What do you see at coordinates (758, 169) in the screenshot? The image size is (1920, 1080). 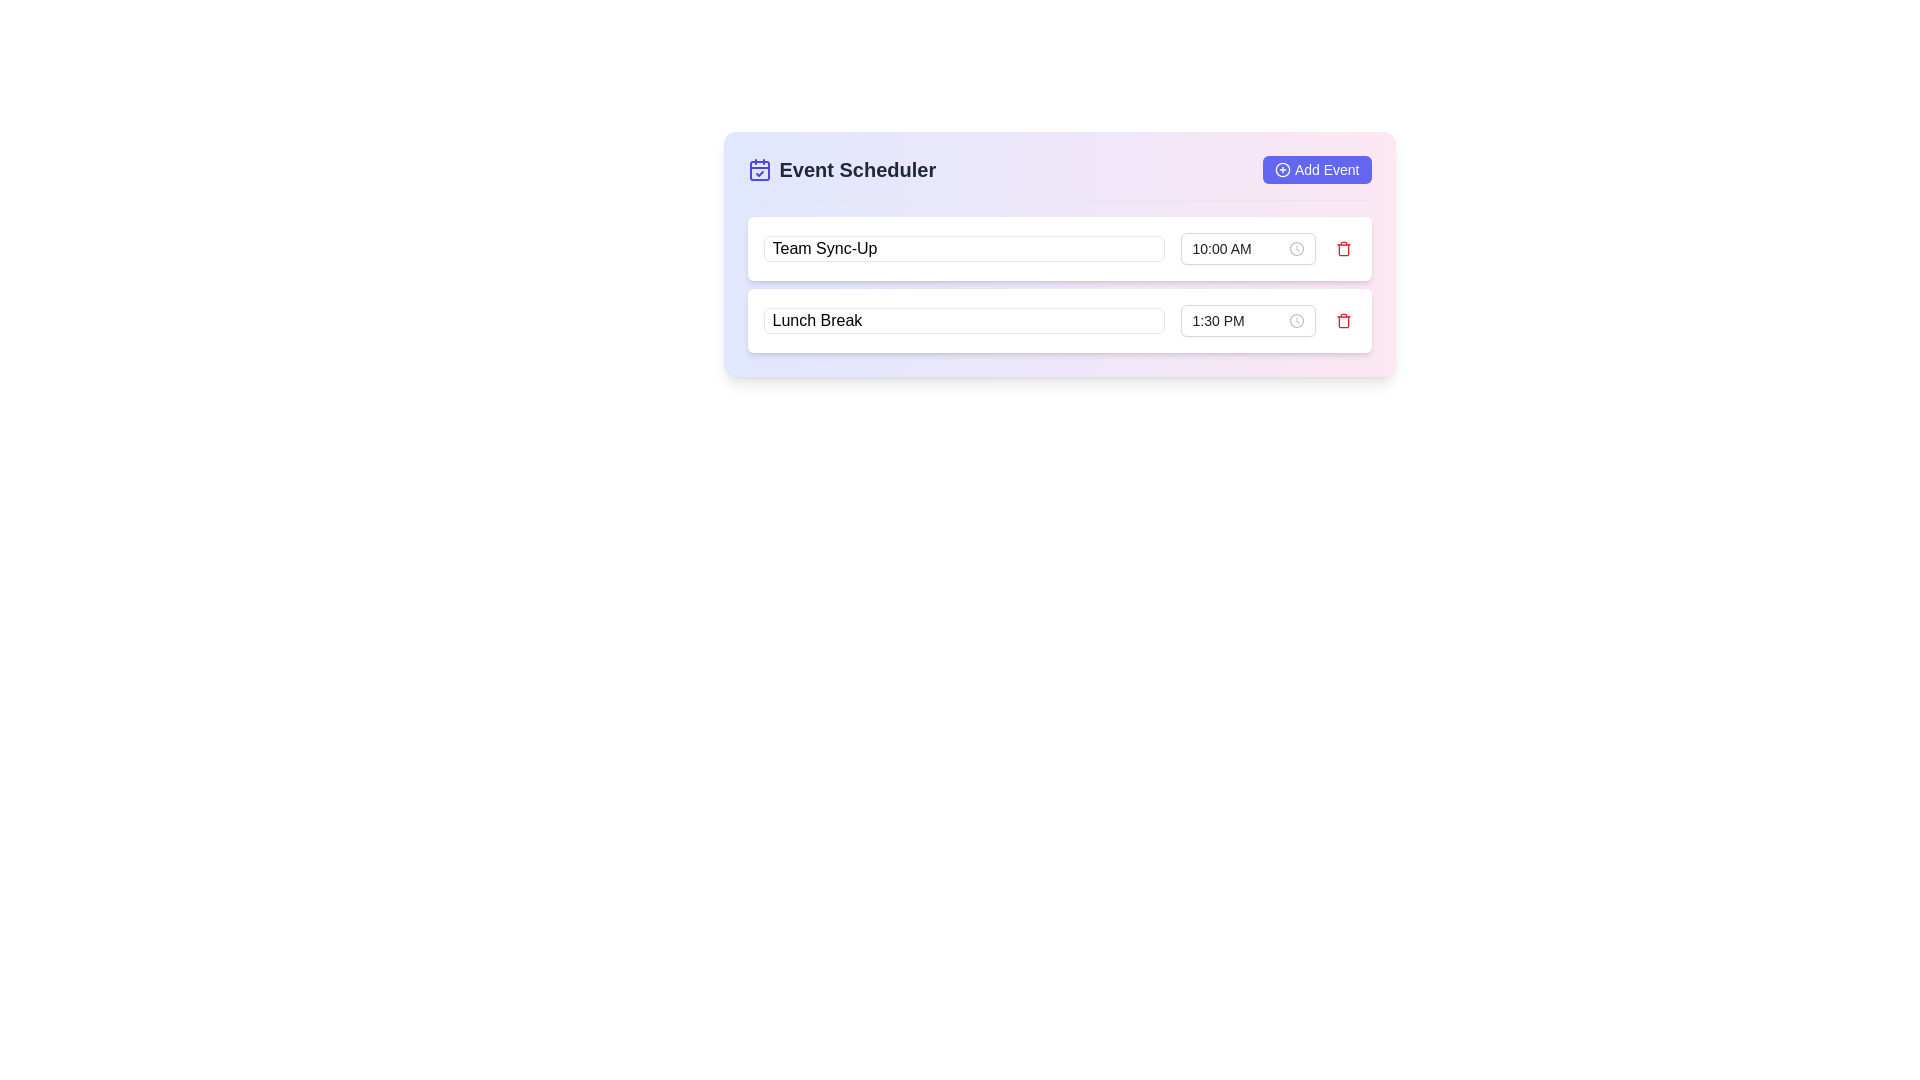 I see `the interactive SVG Rectangle located at the center-bottom part of the calendar icon` at bounding box center [758, 169].